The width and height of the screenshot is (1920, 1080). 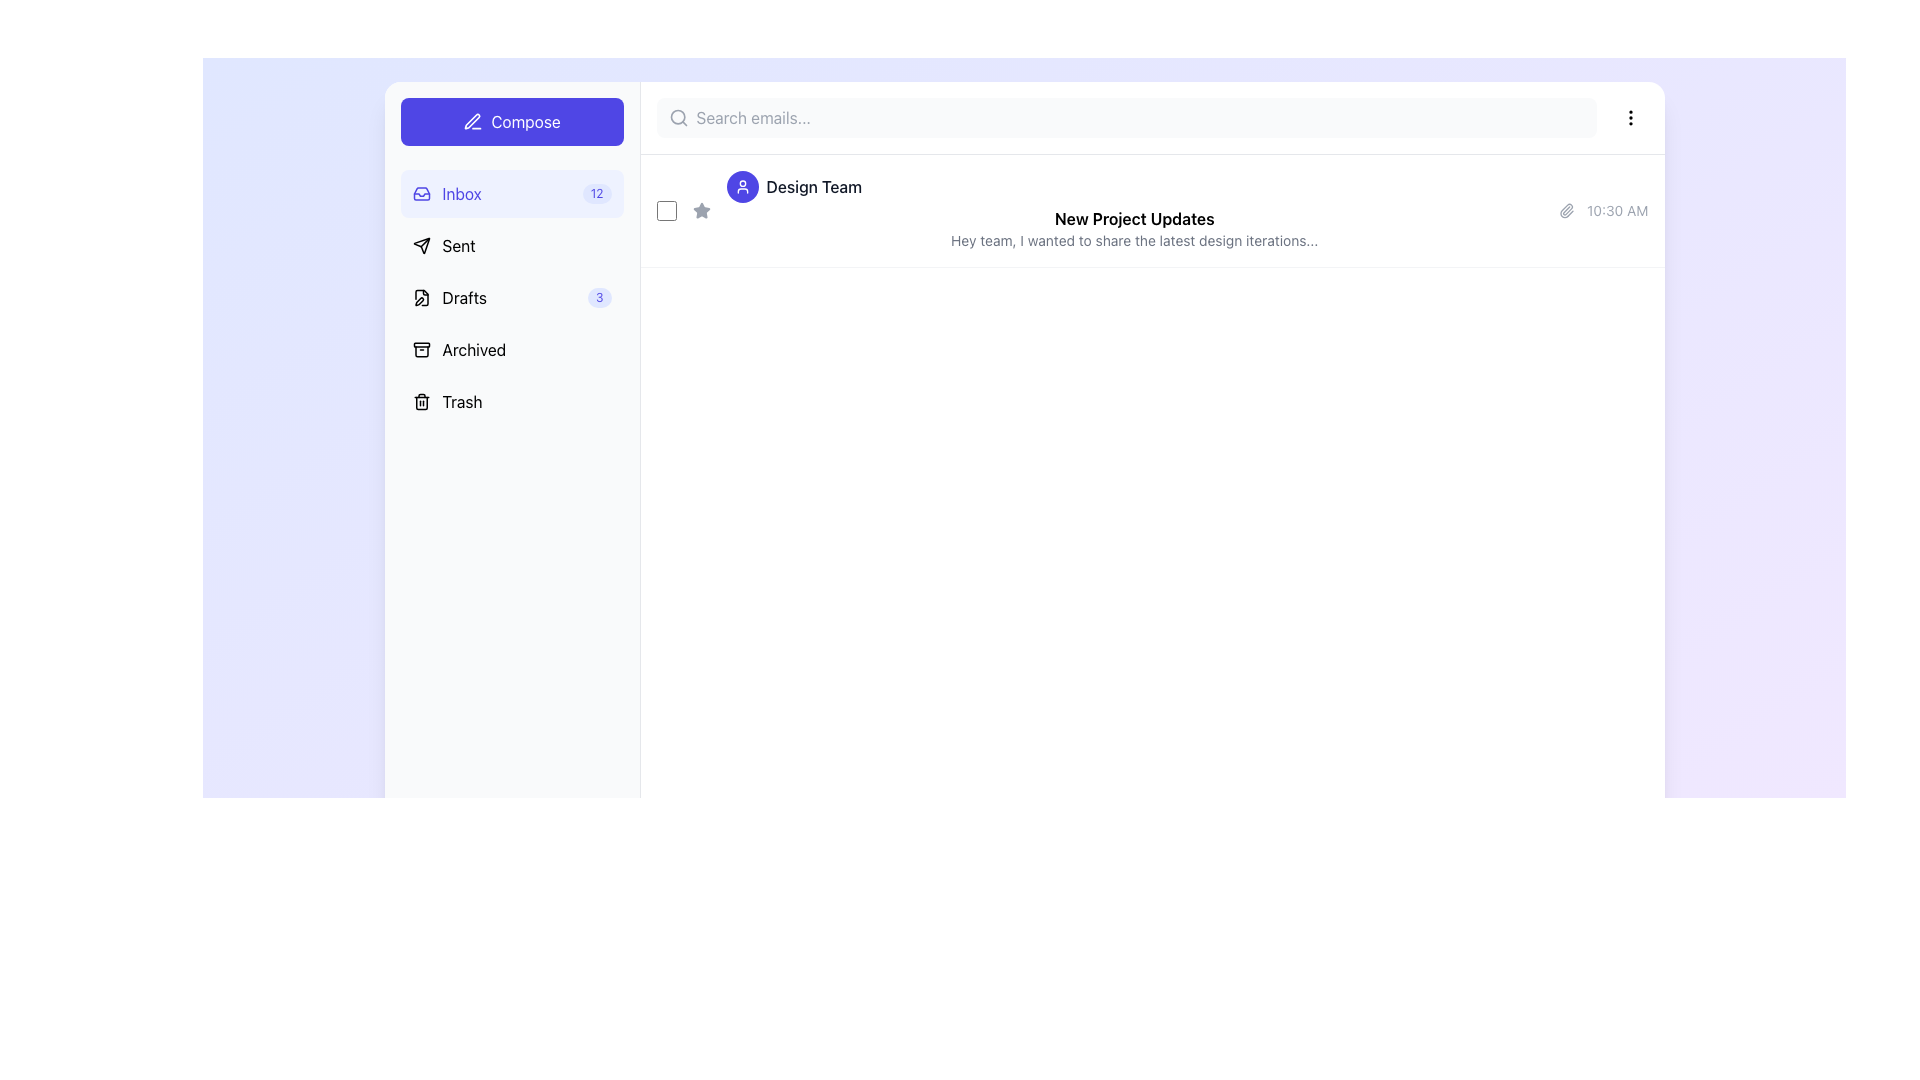 What do you see at coordinates (512, 297) in the screenshot?
I see `the 'Drafts' menu item` at bounding box center [512, 297].